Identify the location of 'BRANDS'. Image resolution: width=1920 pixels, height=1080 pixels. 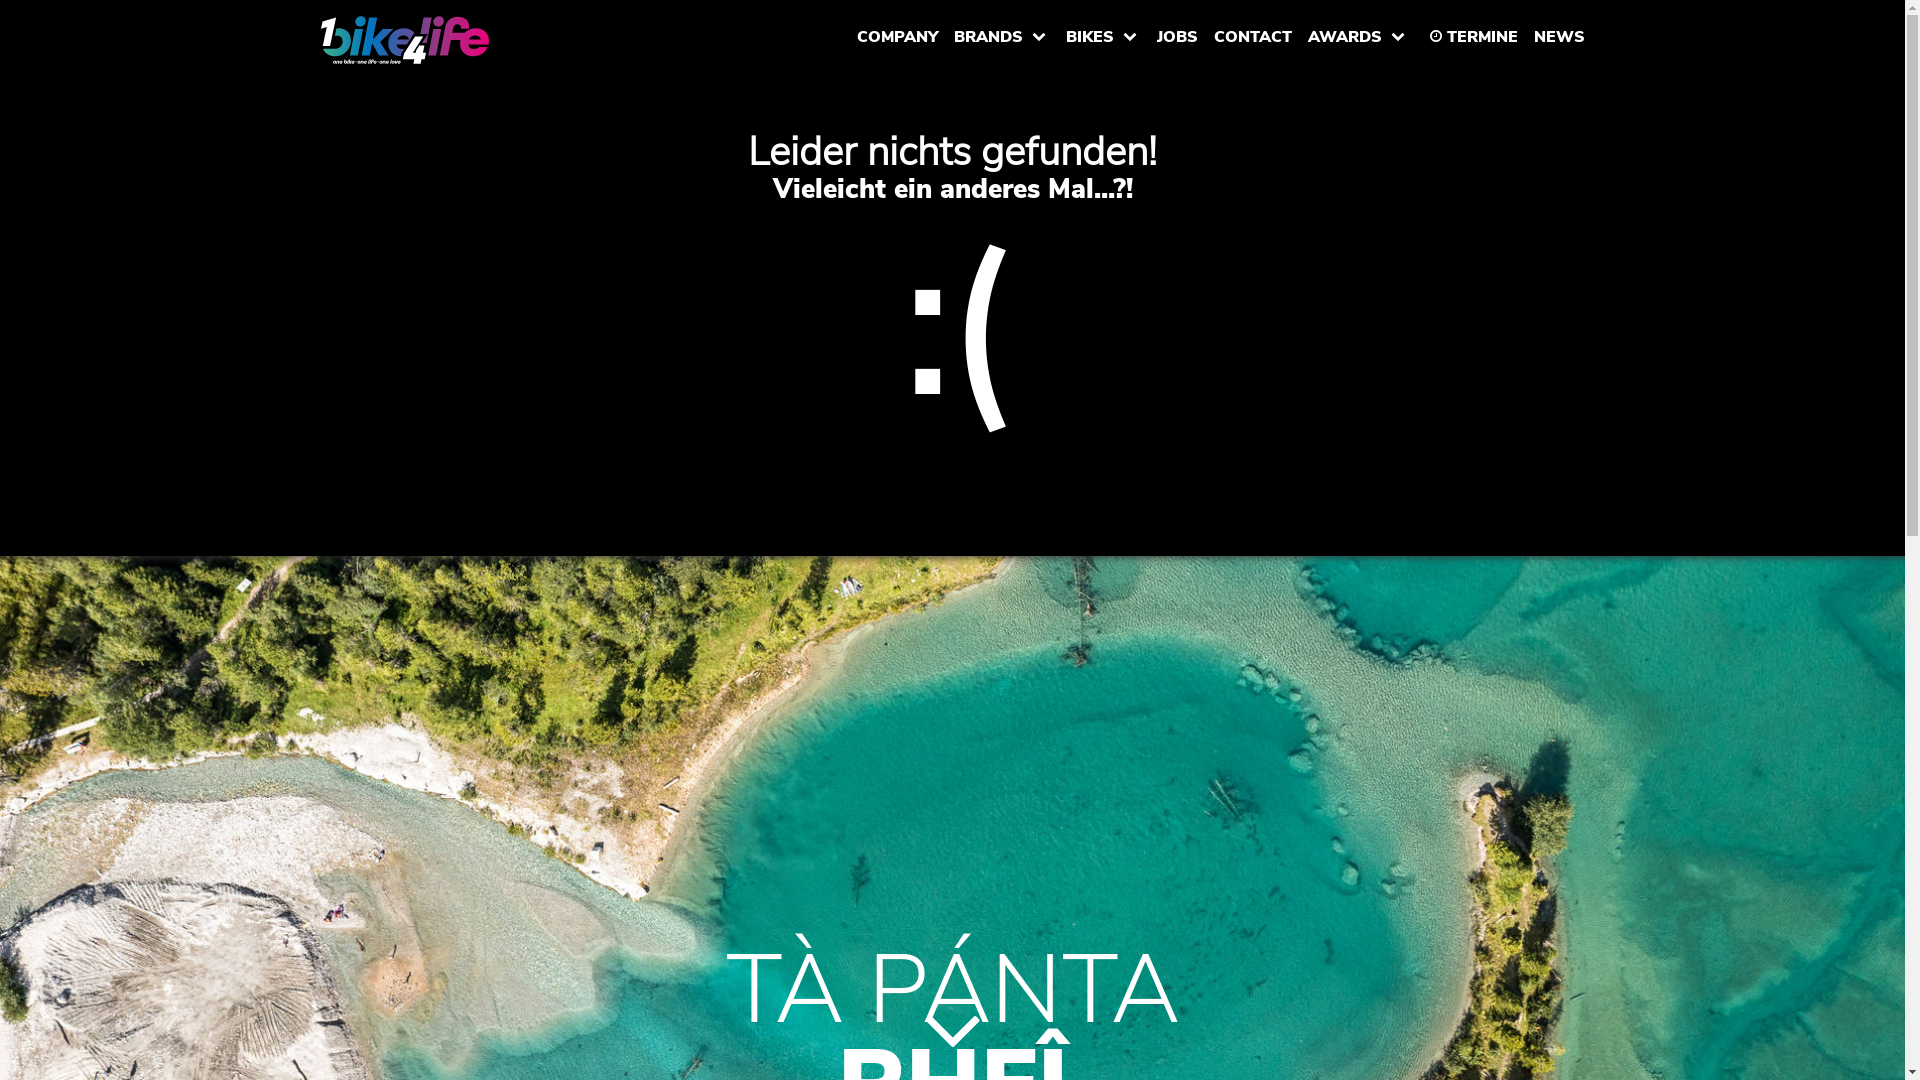
(1002, 35).